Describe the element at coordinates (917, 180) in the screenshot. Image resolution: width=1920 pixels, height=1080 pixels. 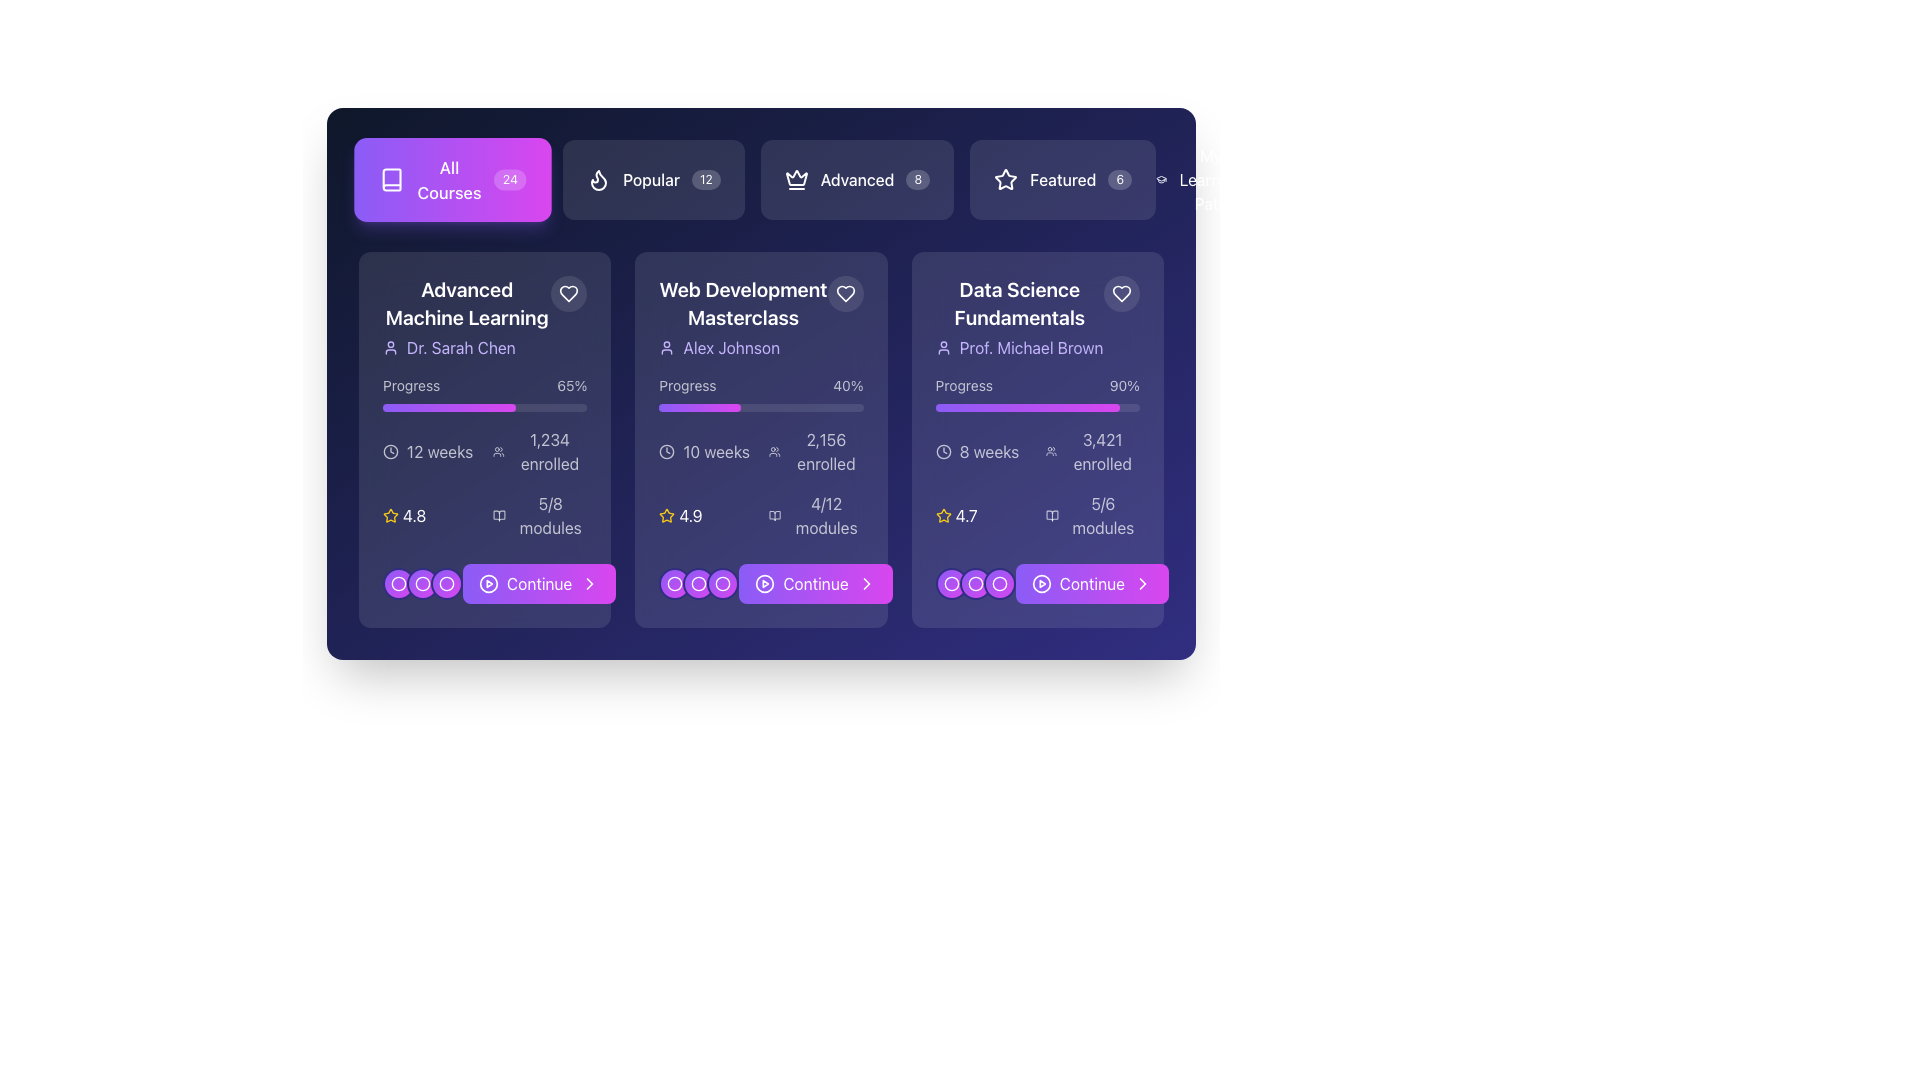
I see `the numeric indicator representing the count of items associated with the 'Advanced' category, located to the right of the text 'Advanced'` at that location.